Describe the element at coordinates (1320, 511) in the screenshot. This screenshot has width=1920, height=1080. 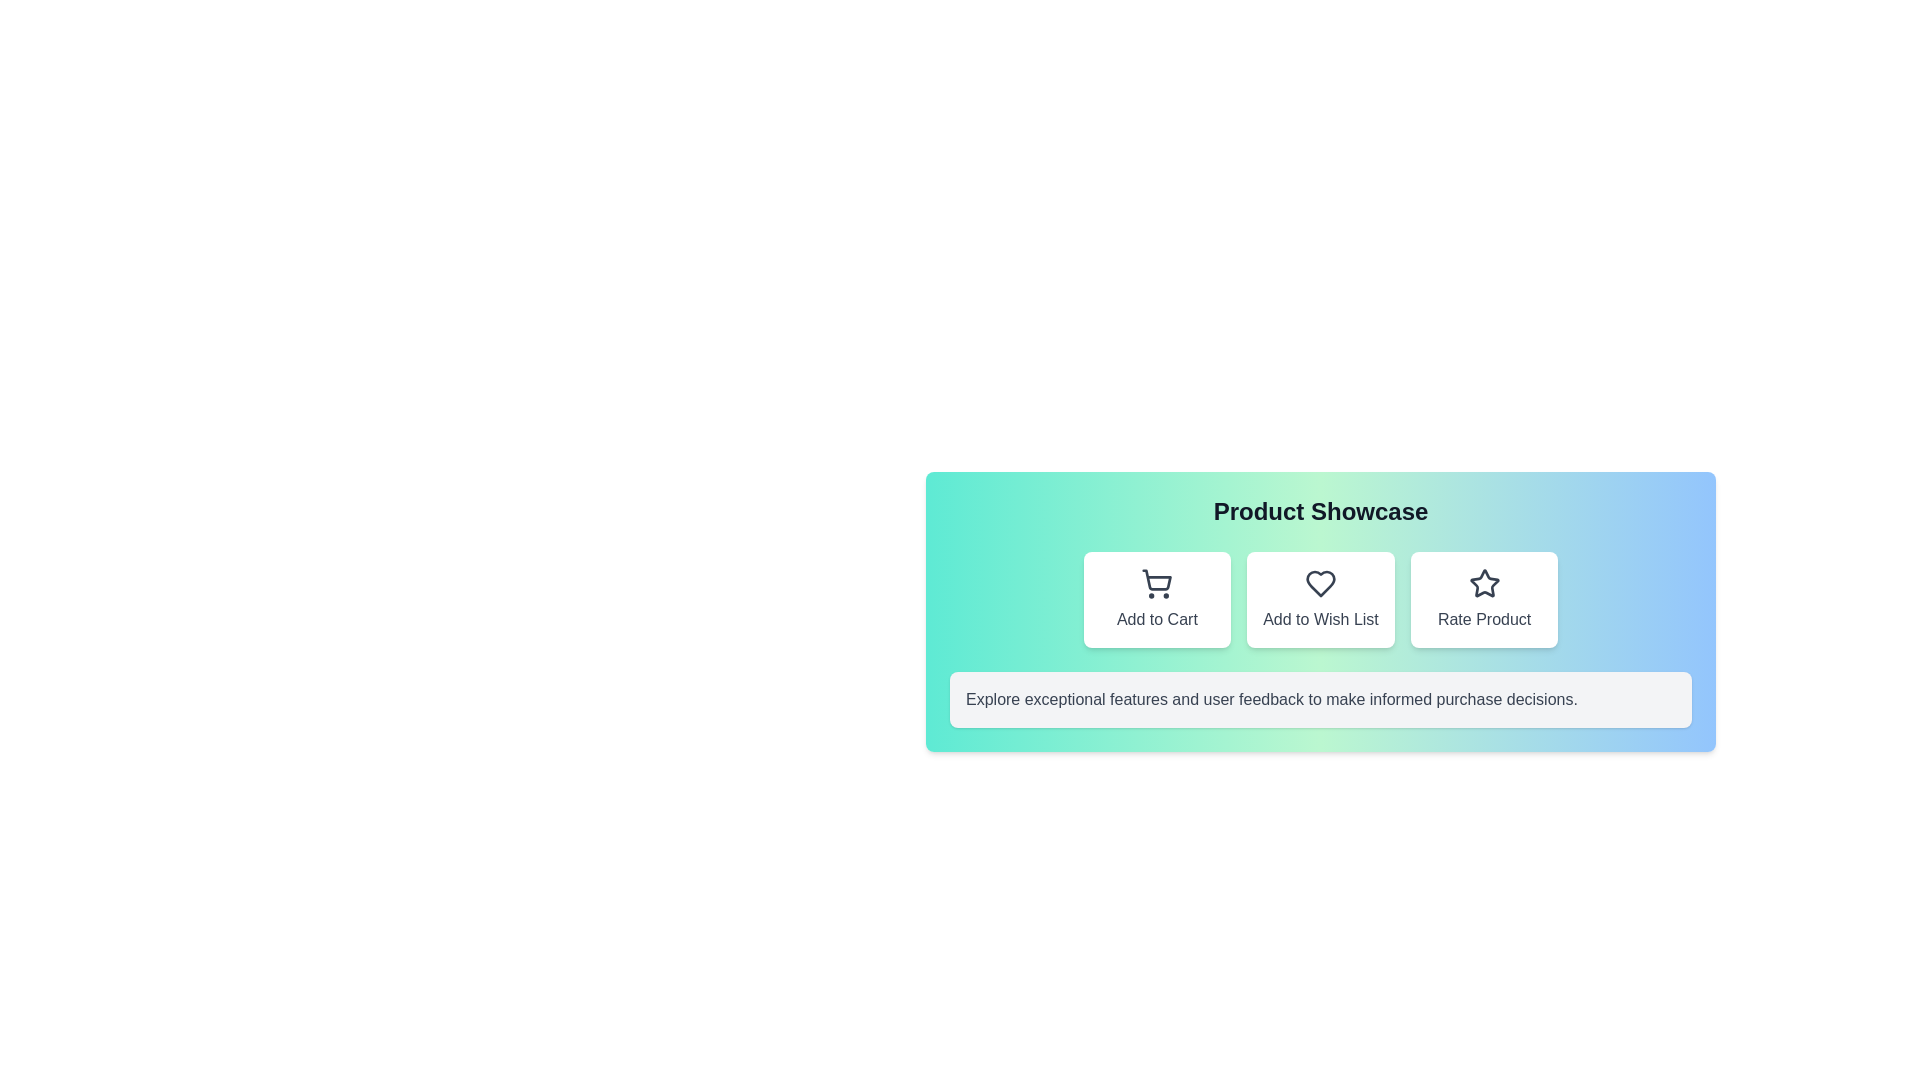
I see `the 'Product Showcase' heading text label, which is styled in bold and large gray font, located at the top of a section above three buttons` at that location.